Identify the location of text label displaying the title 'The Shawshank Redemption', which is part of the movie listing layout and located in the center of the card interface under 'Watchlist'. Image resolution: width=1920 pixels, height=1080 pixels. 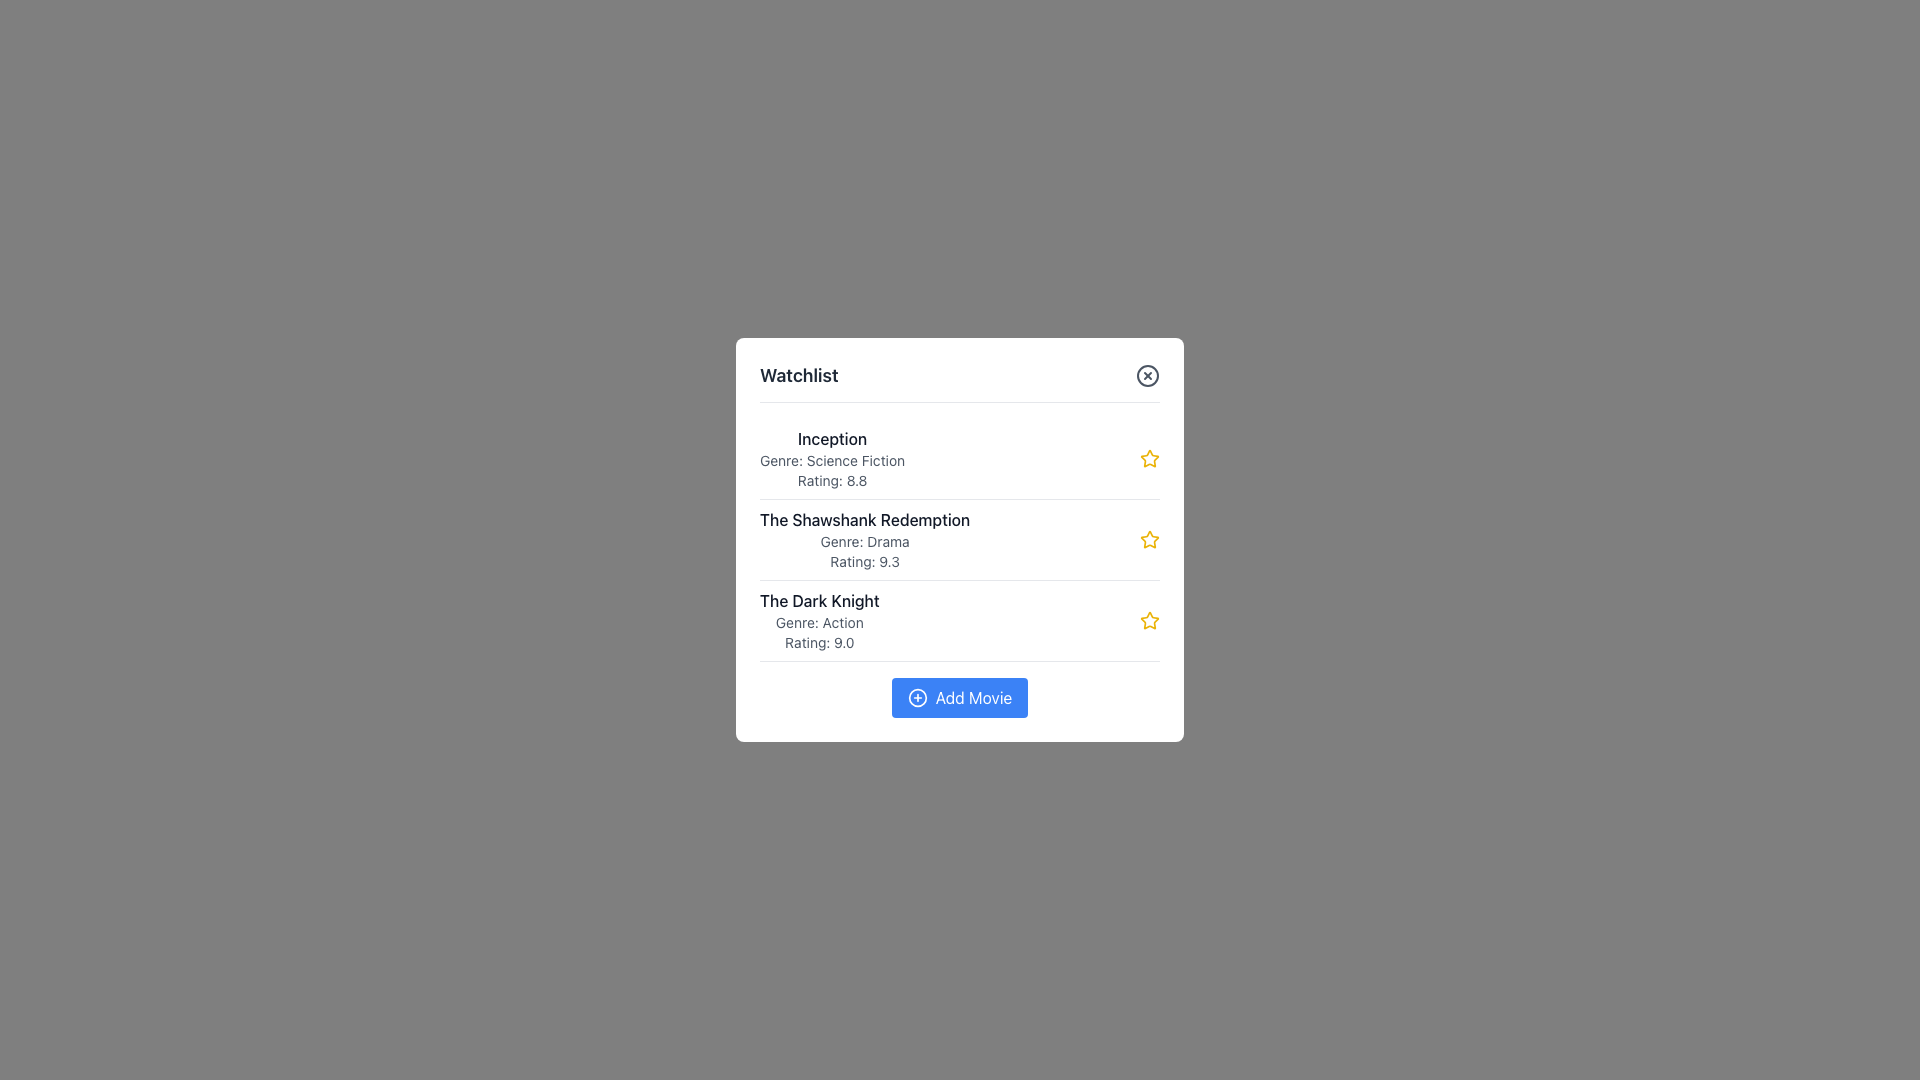
(865, 519).